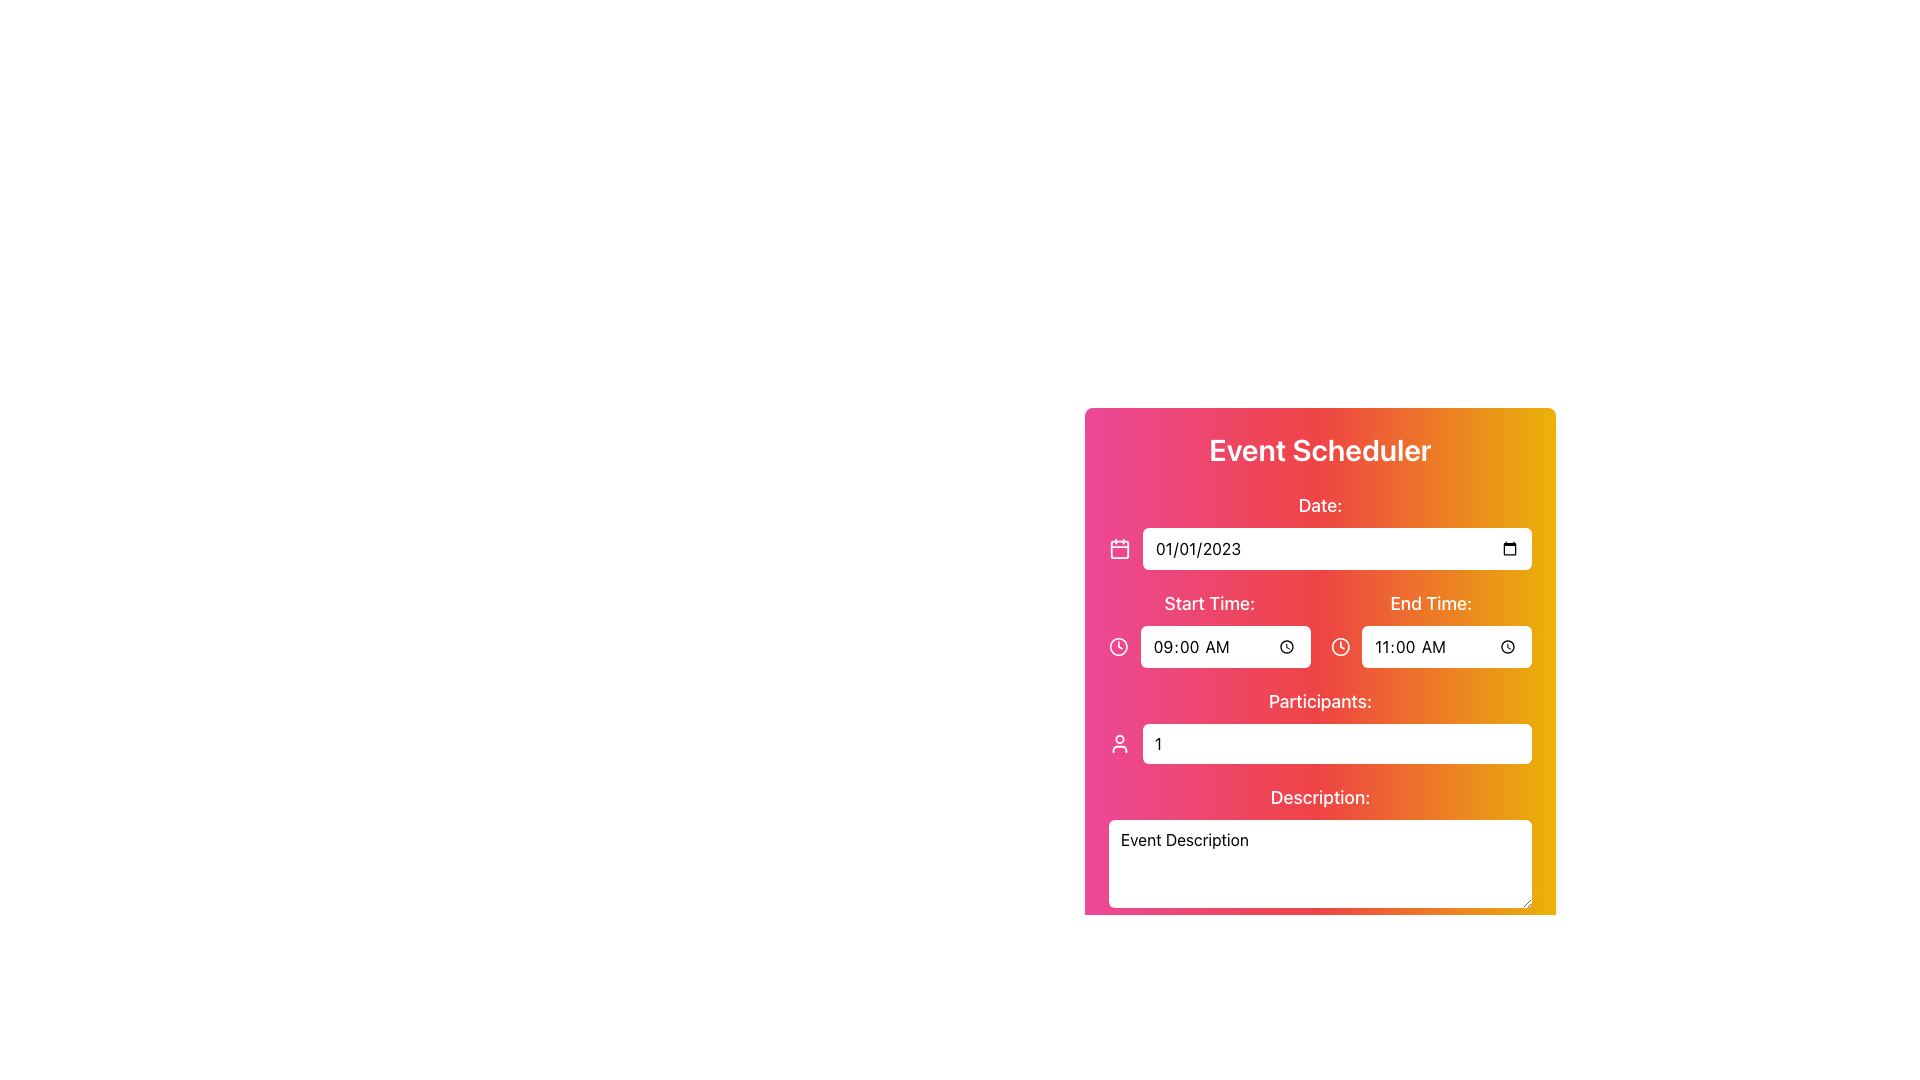 The width and height of the screenshot is (1920, 1080). I want to click on the Time Input Field located to the right of the clock icon, under the label 'End Time:', so click(1430, 647).